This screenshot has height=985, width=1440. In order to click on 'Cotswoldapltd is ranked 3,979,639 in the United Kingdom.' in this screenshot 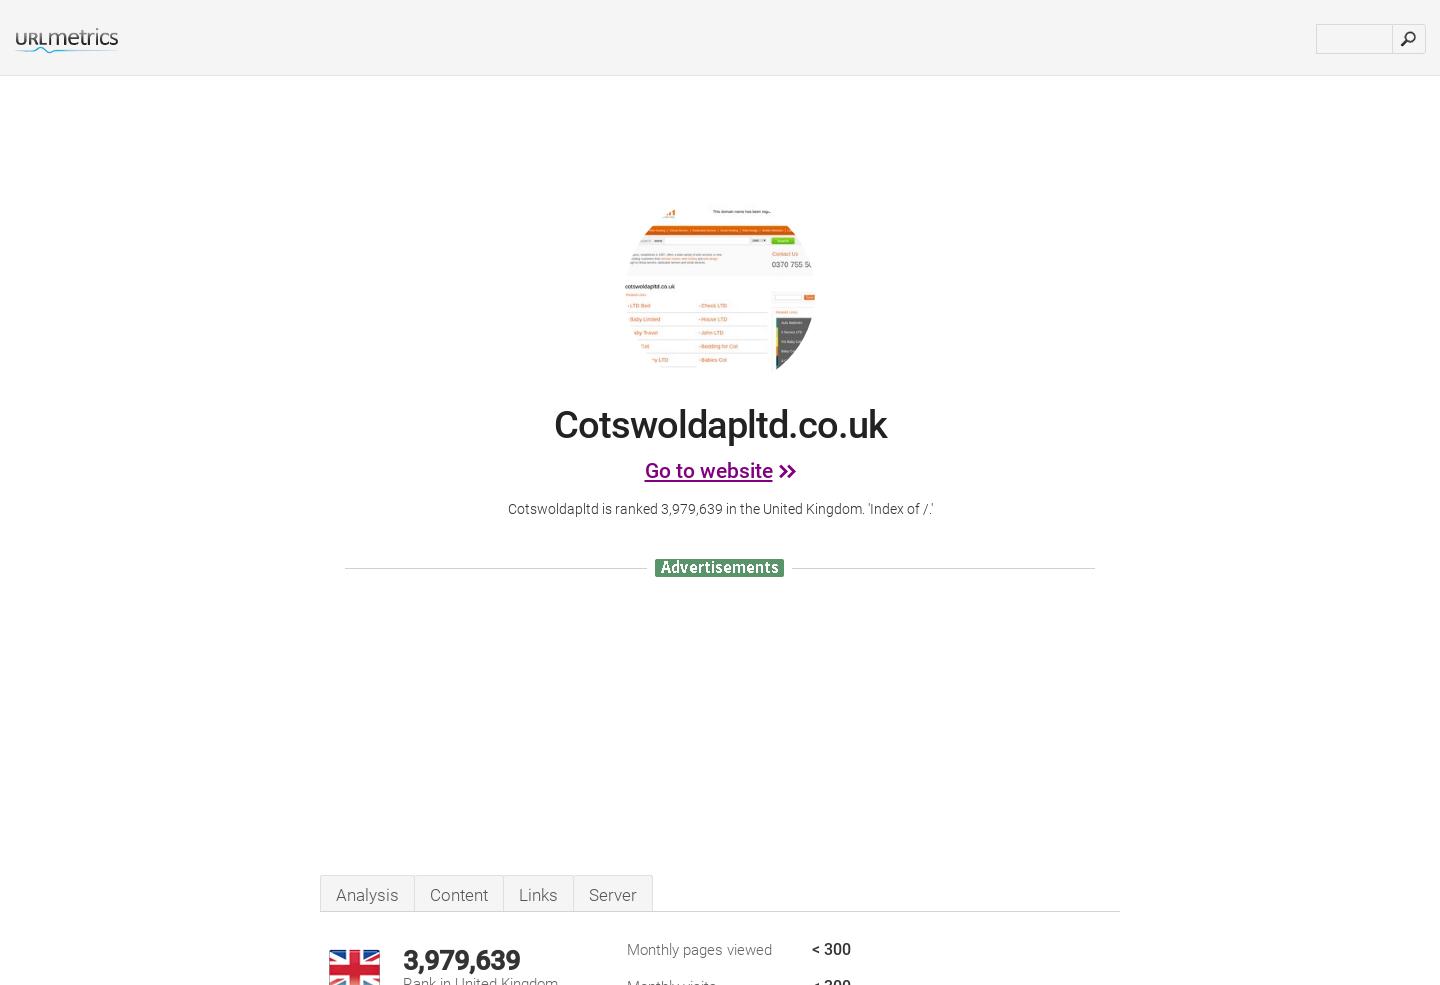, I will do `click(687, 509)`.